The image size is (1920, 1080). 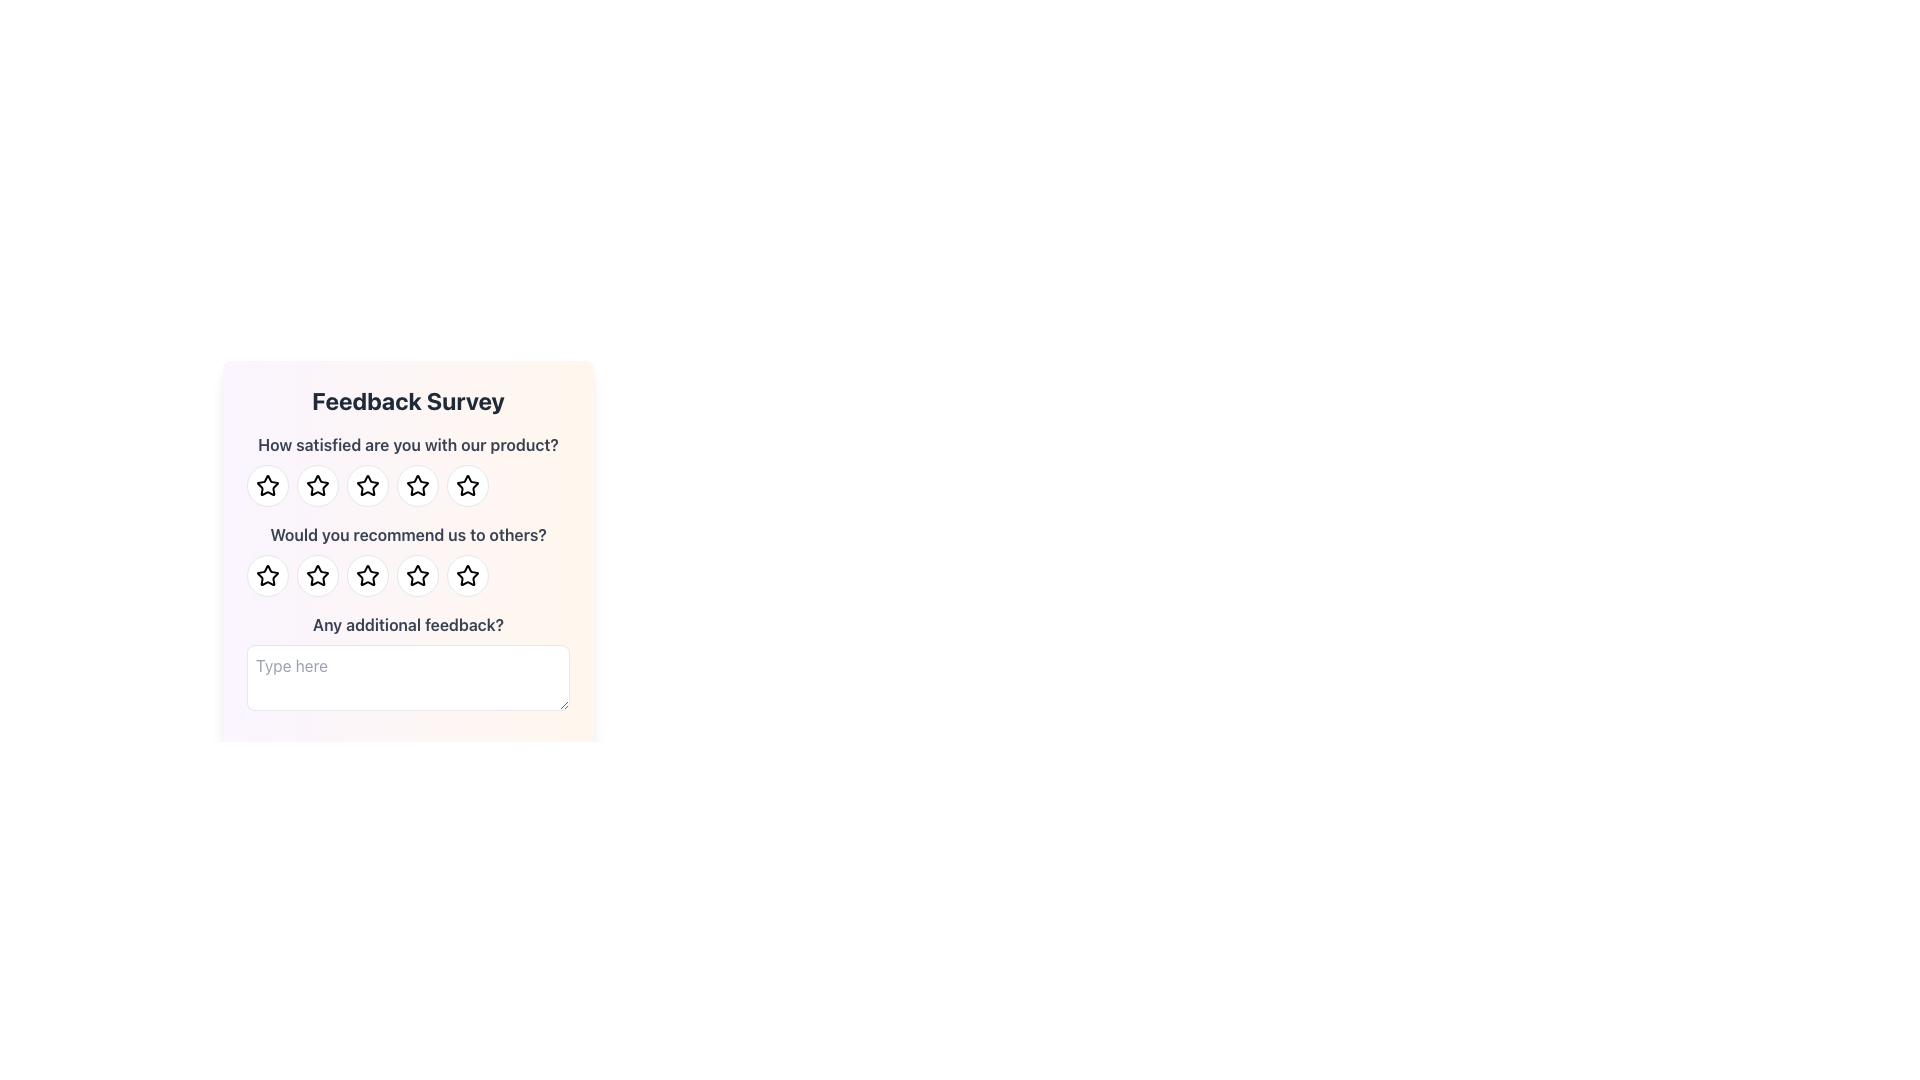 What do you see at coordinates (416, 486) in the screenshot?
I see `the fifth star rating button in the 'How satisfied are you with our product?' section` at bounding box center [416, 486].